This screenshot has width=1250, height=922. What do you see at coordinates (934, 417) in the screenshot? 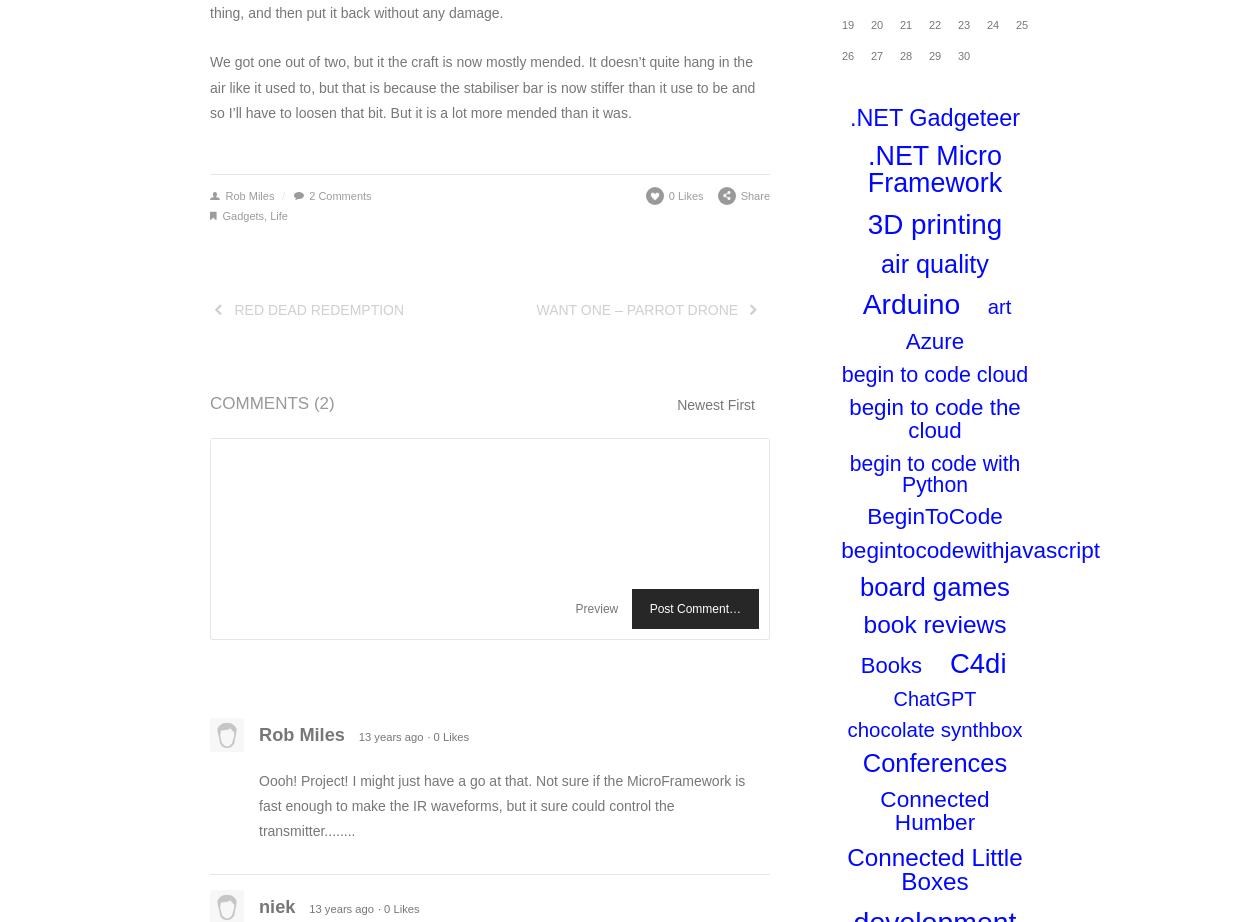
I see `'begin to code the cloud'` at bounding box center [934, 417].